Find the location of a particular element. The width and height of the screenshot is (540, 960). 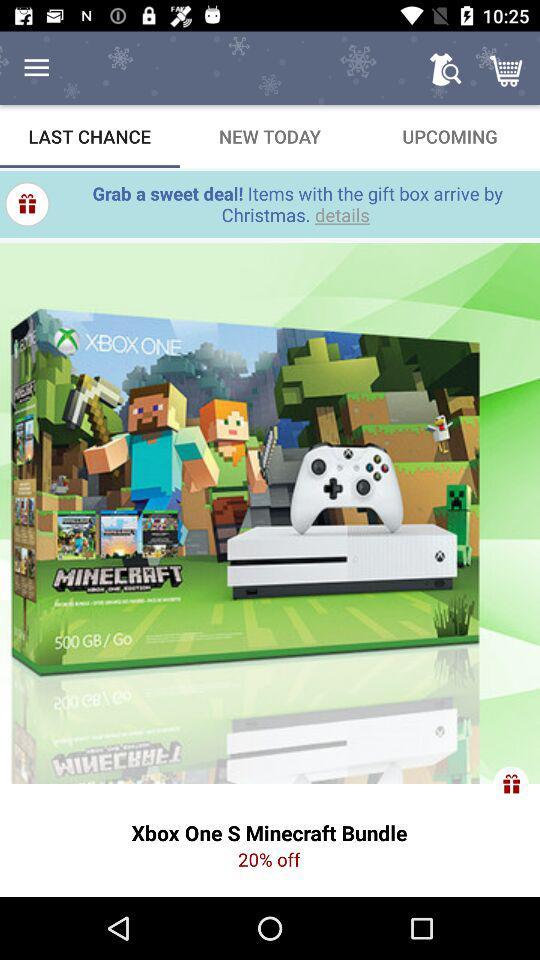

the gift icon is located at coordinates (511, 784).